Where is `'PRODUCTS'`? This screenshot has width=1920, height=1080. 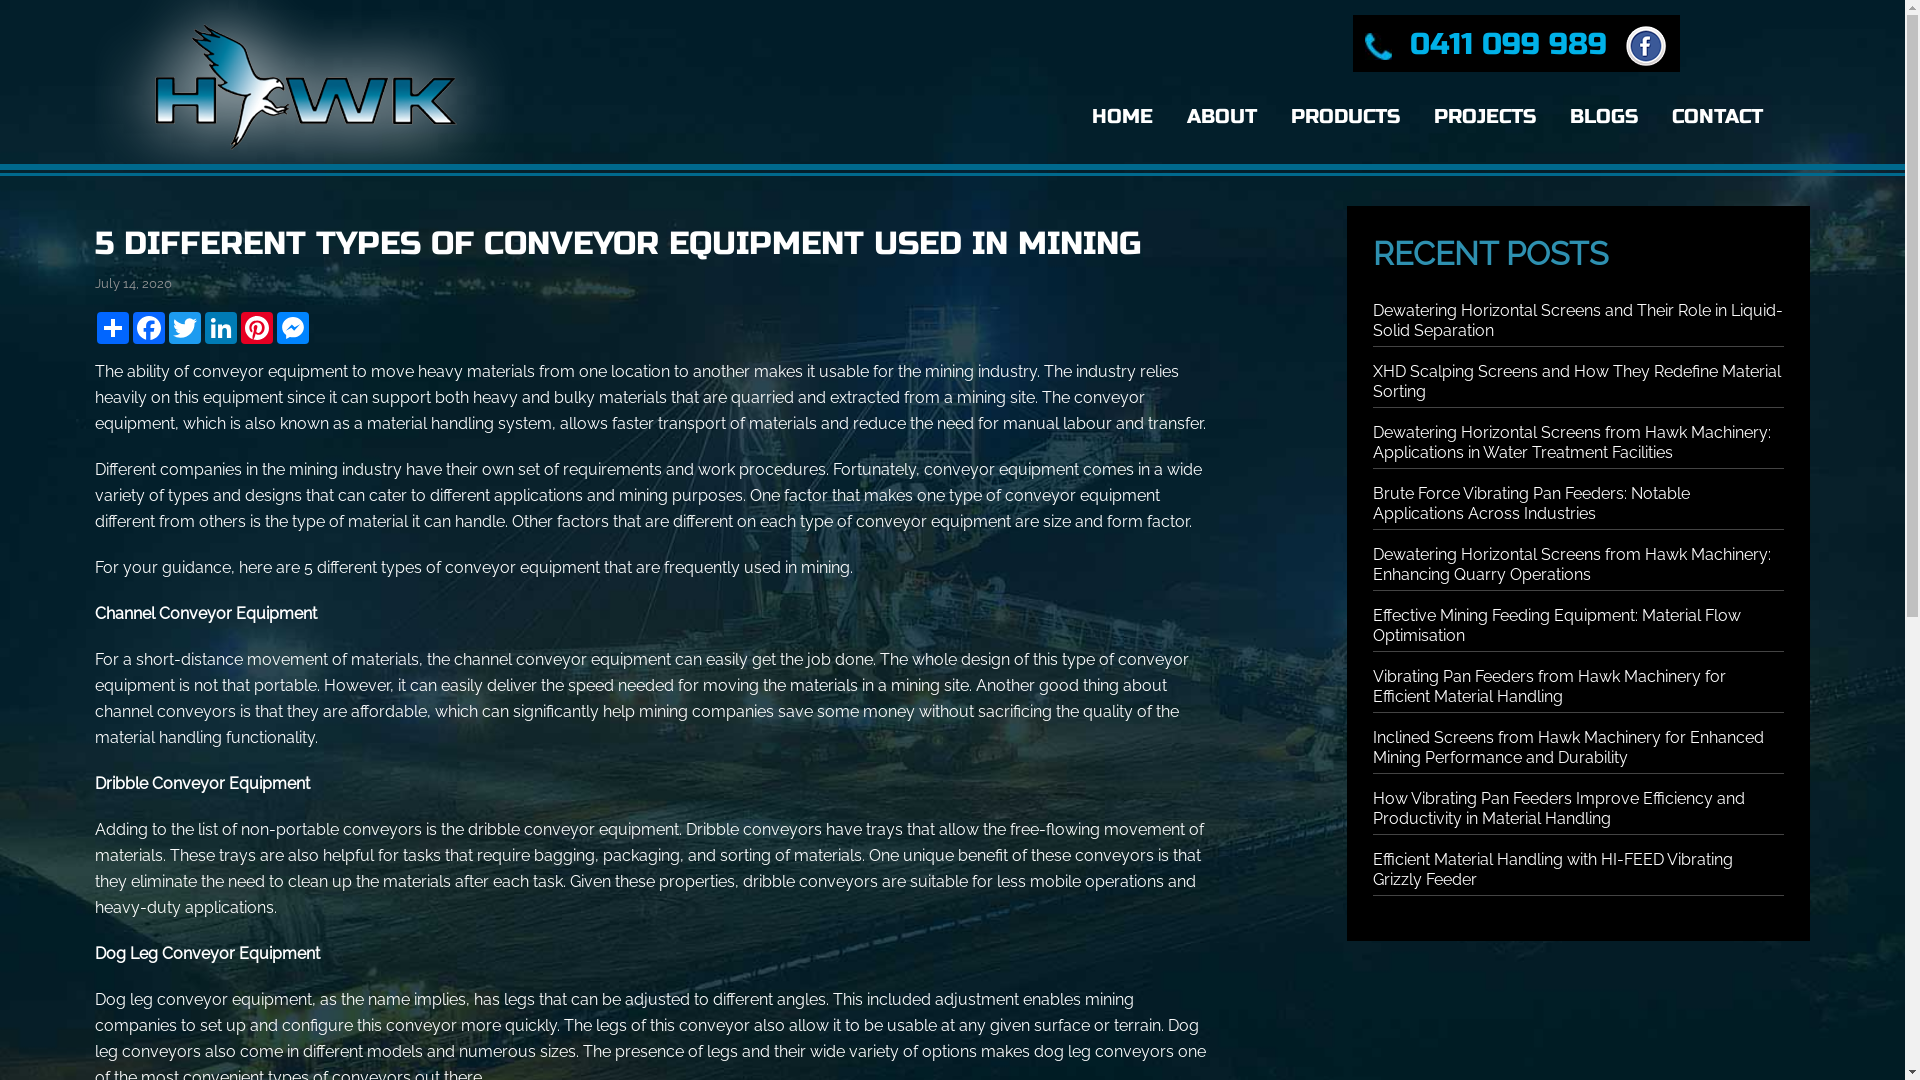 'PRODUCTS' is located at coordinates (1345, 116).